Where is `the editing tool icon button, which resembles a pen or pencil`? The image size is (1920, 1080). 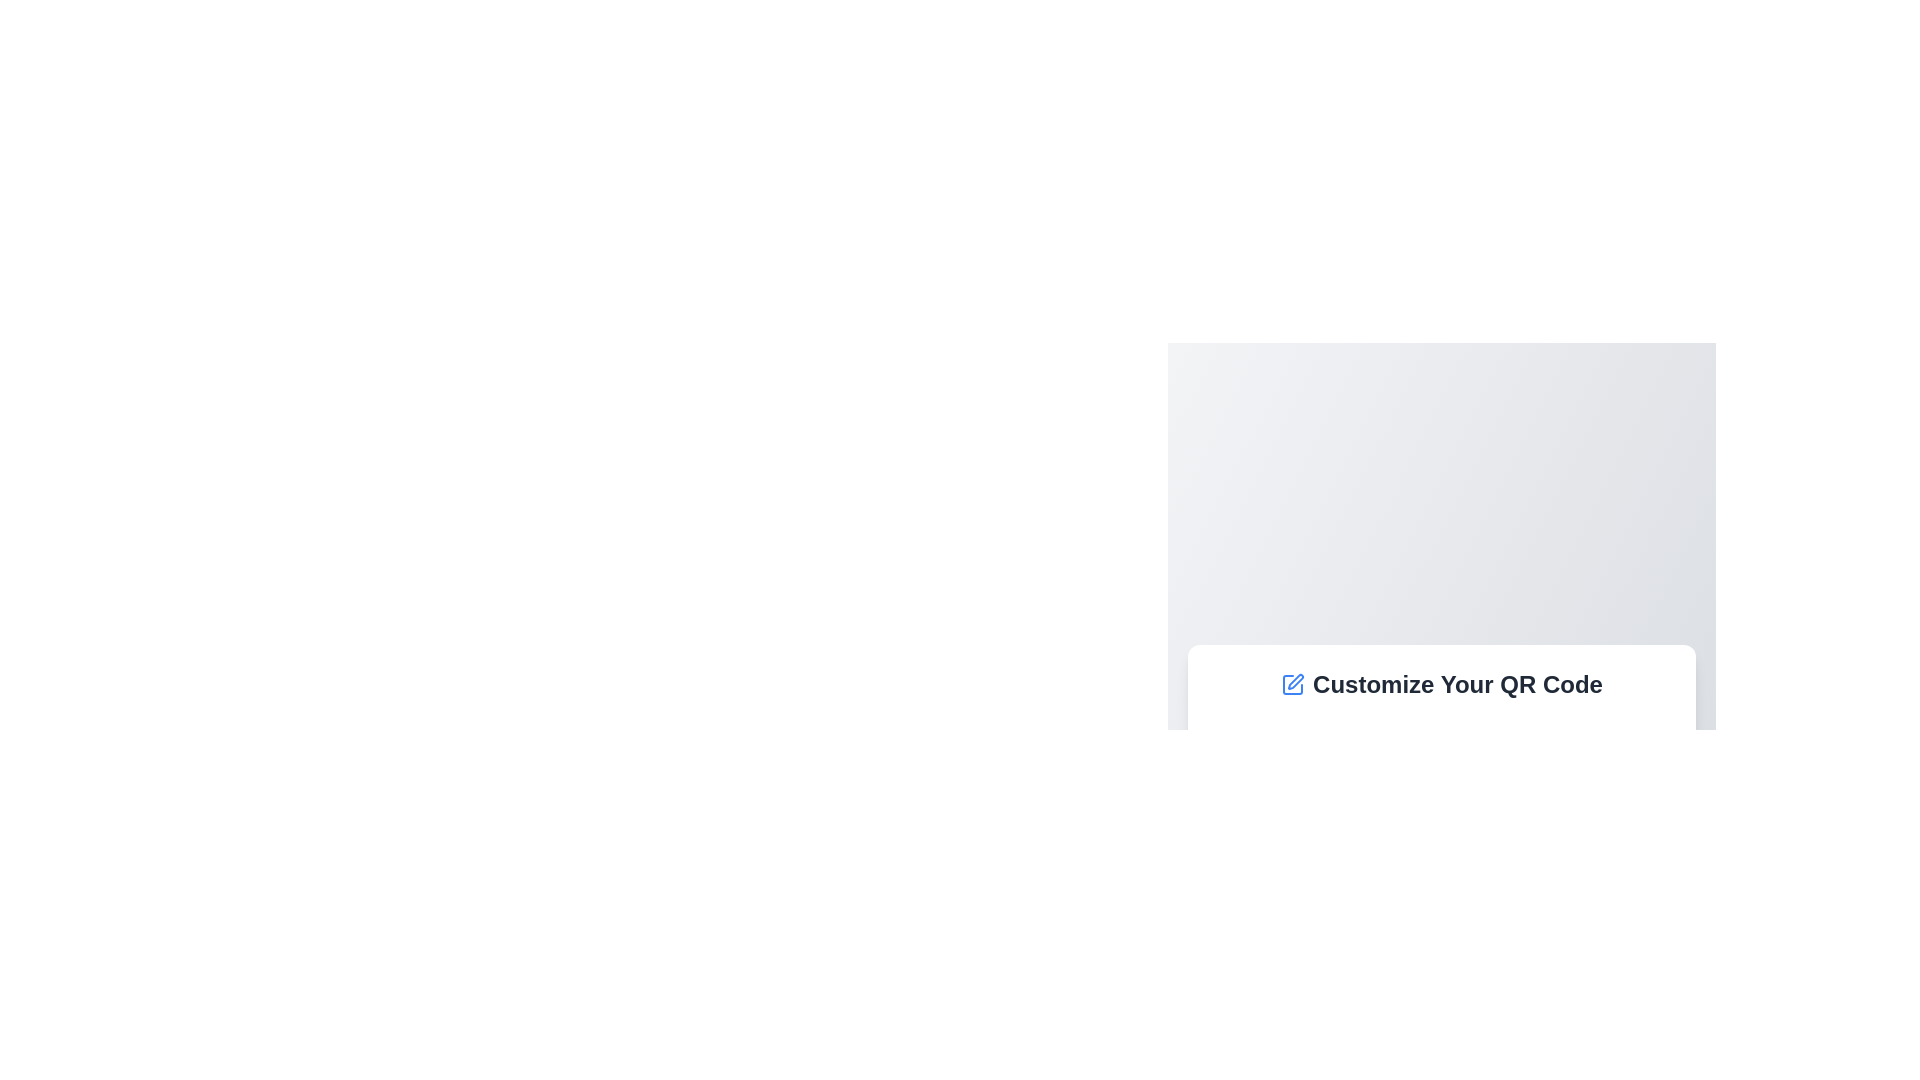
the editing tool icon button, which resembles a pen or pencil is located at coordinates (1296, 681).